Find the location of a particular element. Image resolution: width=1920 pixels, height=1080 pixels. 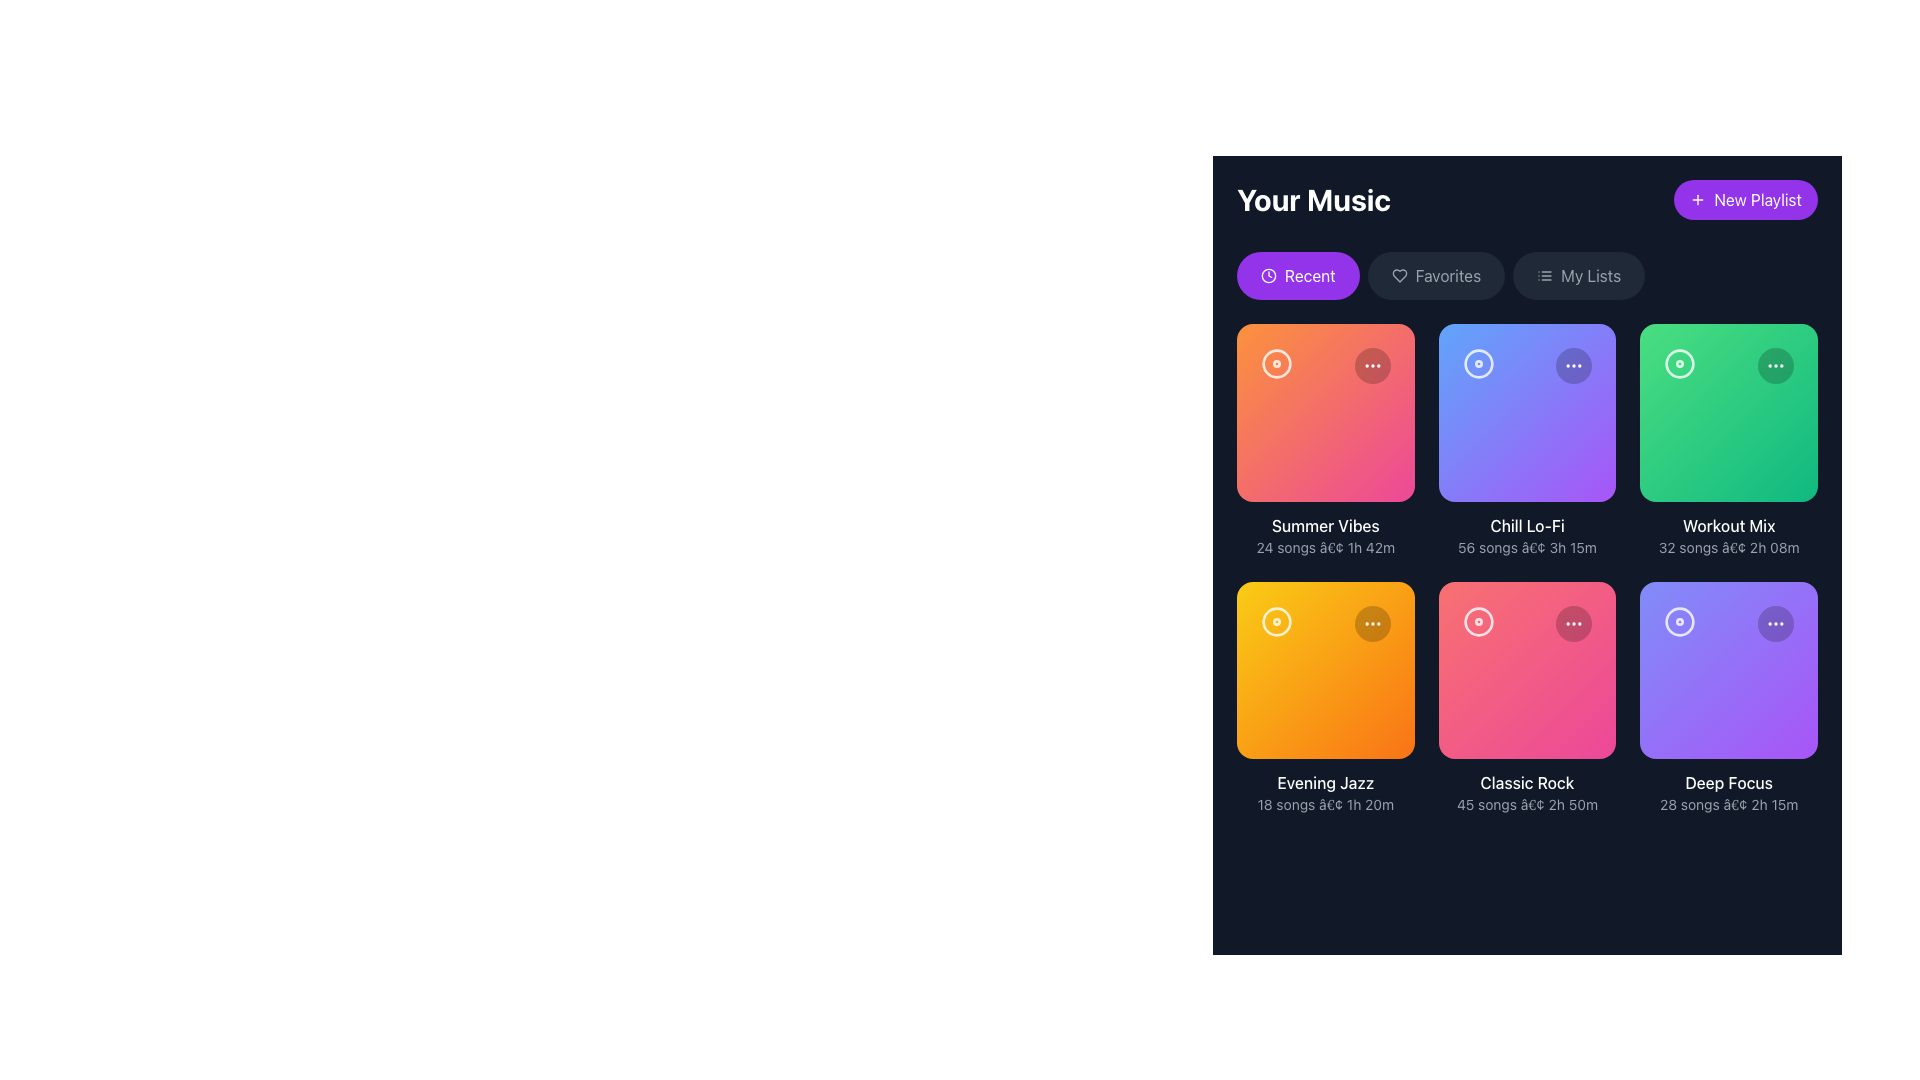

the circular indicator icon located on the green card labeled 'Workout Mix' in the first row and third column of the grid layout is located at coordinates (1680, 363).